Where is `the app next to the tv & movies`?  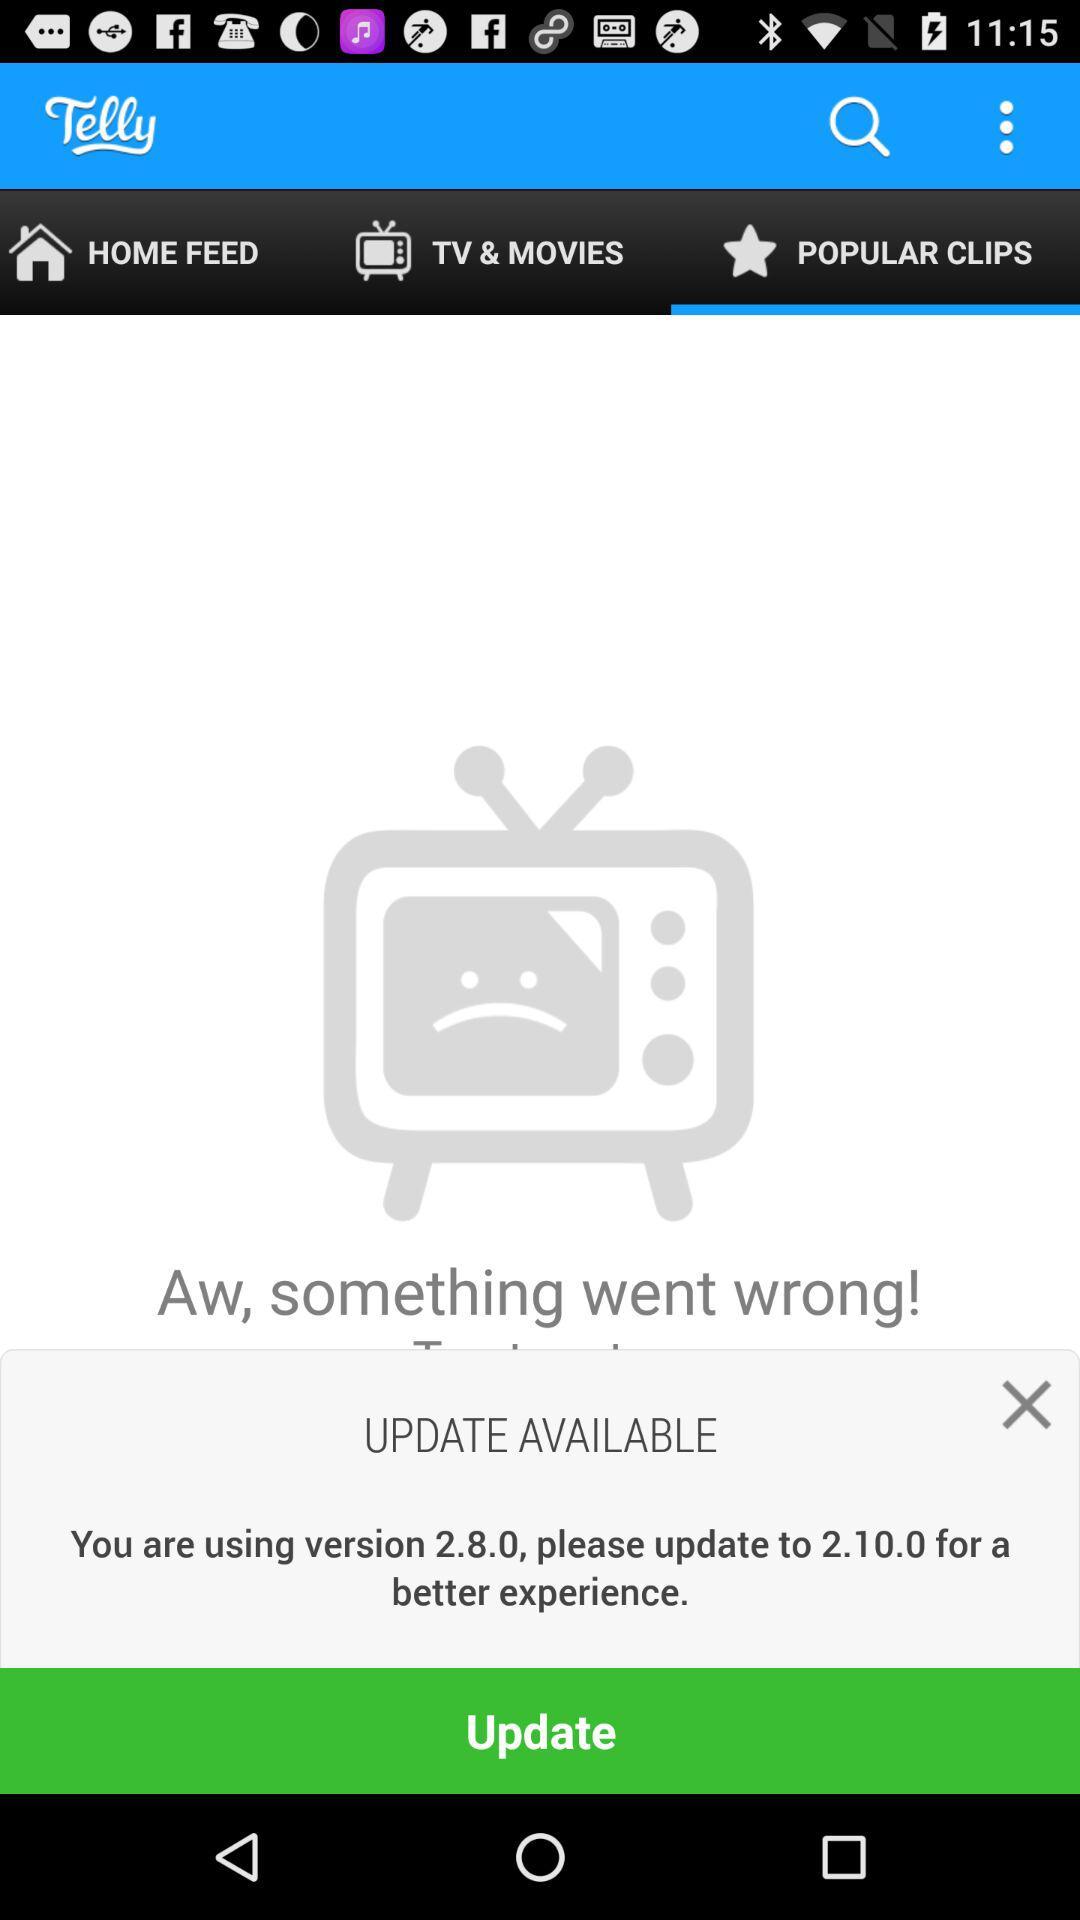
the app next to the tv & movies is located at coordinates (874, 251).